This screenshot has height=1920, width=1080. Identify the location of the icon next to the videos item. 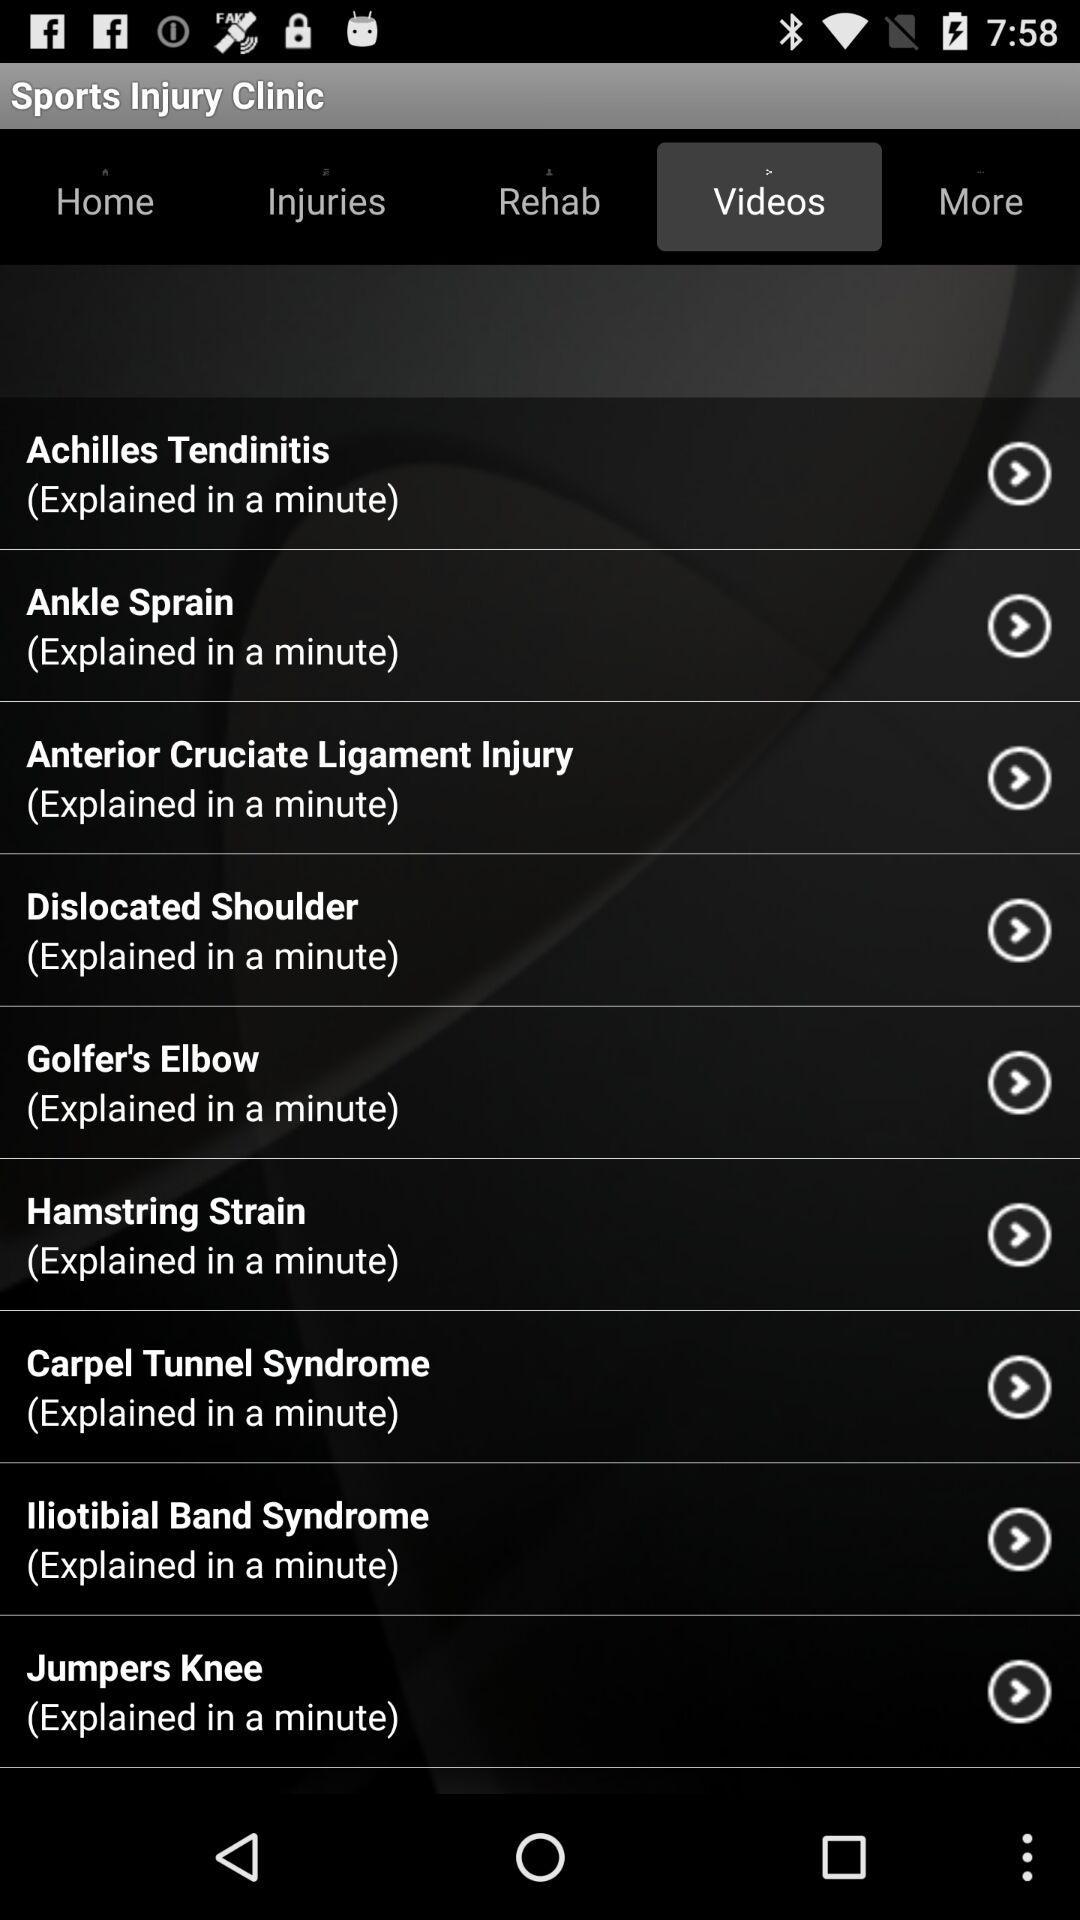
(549, 196).